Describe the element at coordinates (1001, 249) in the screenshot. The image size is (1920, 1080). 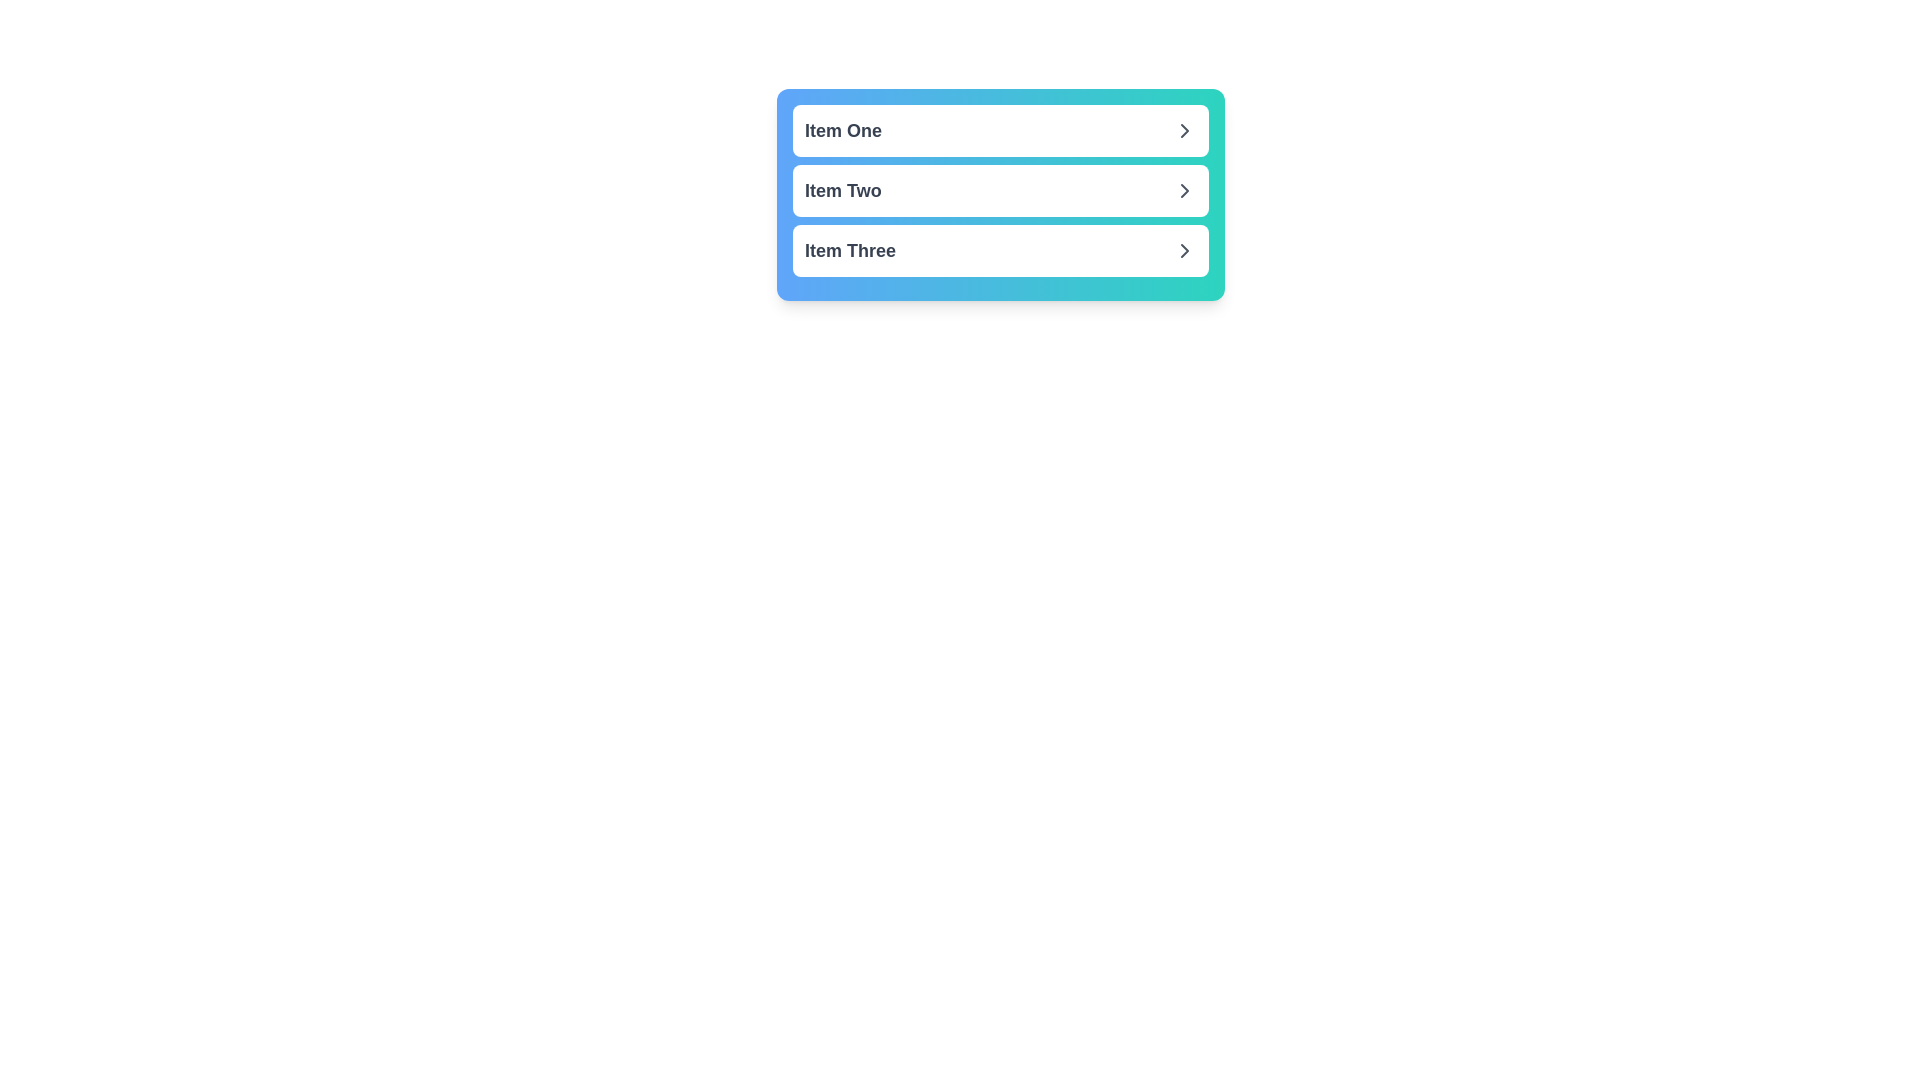
I see `the third list item labeled 'Item Three', which is positioned between 'Item Two' and any elements below it, in a vertical stack within a gradient background` at that location.